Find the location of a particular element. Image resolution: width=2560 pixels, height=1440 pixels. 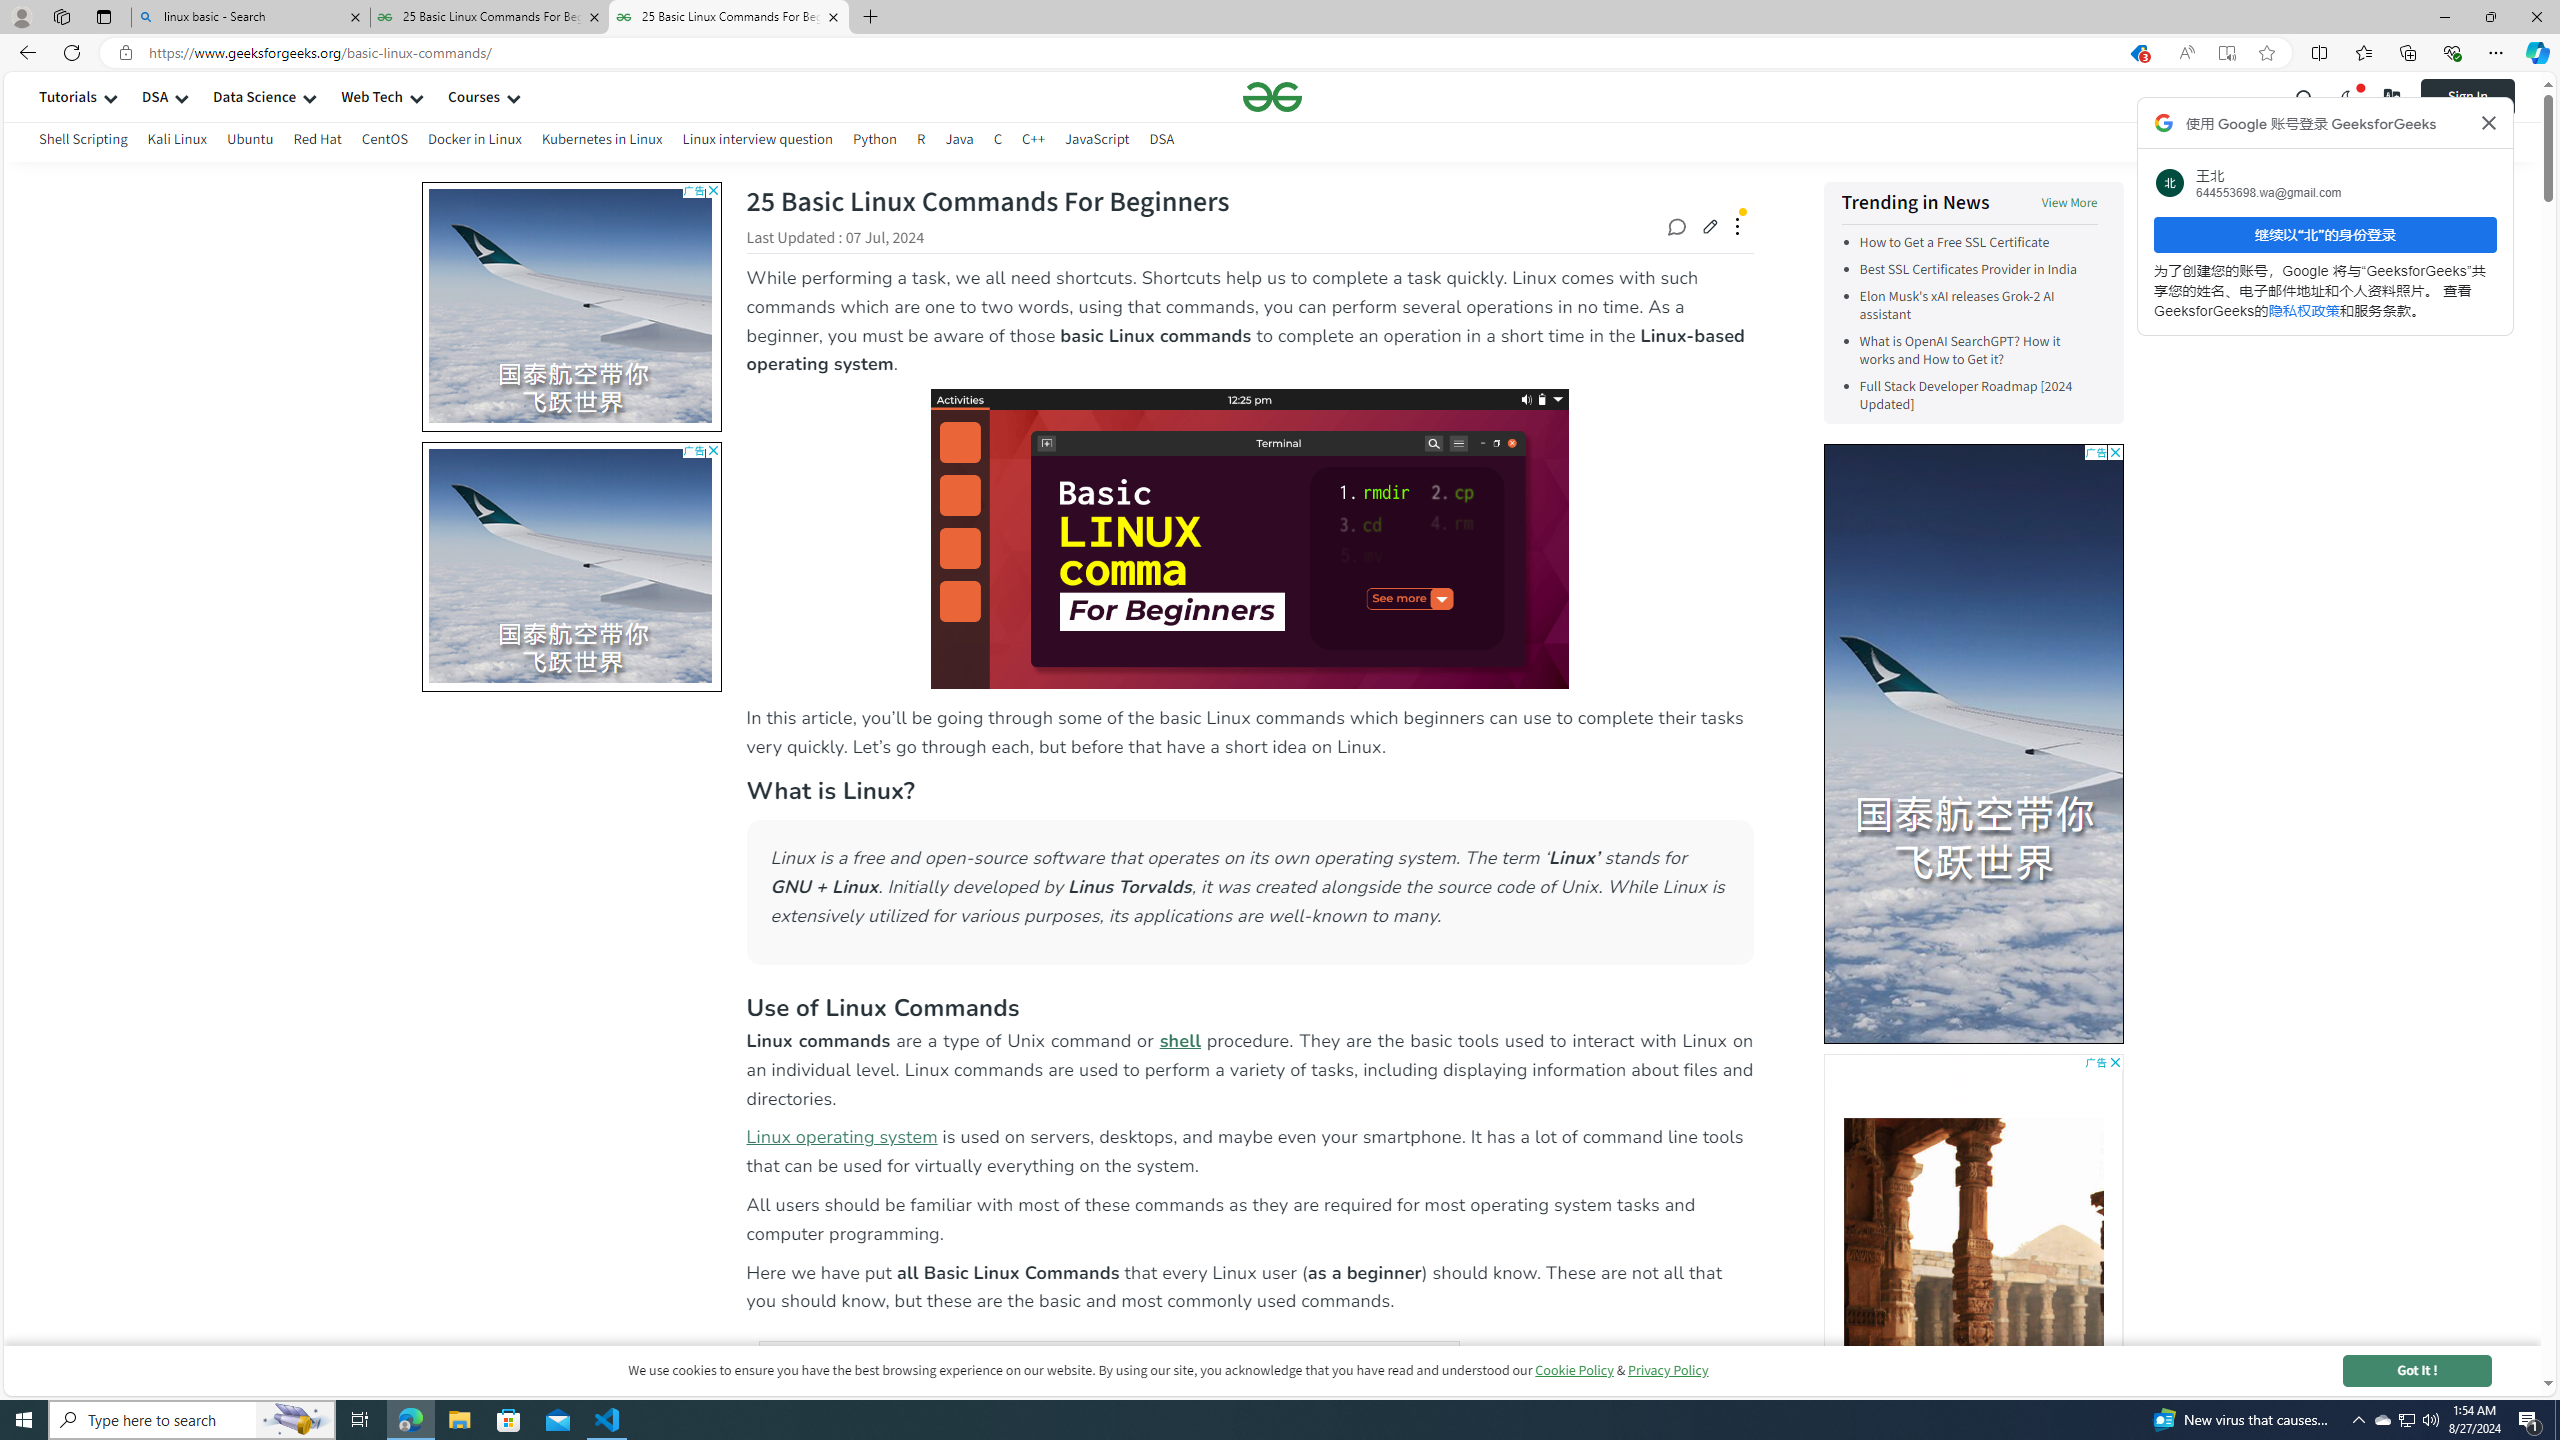

'shell' is located at coordinates (1181, 1039).